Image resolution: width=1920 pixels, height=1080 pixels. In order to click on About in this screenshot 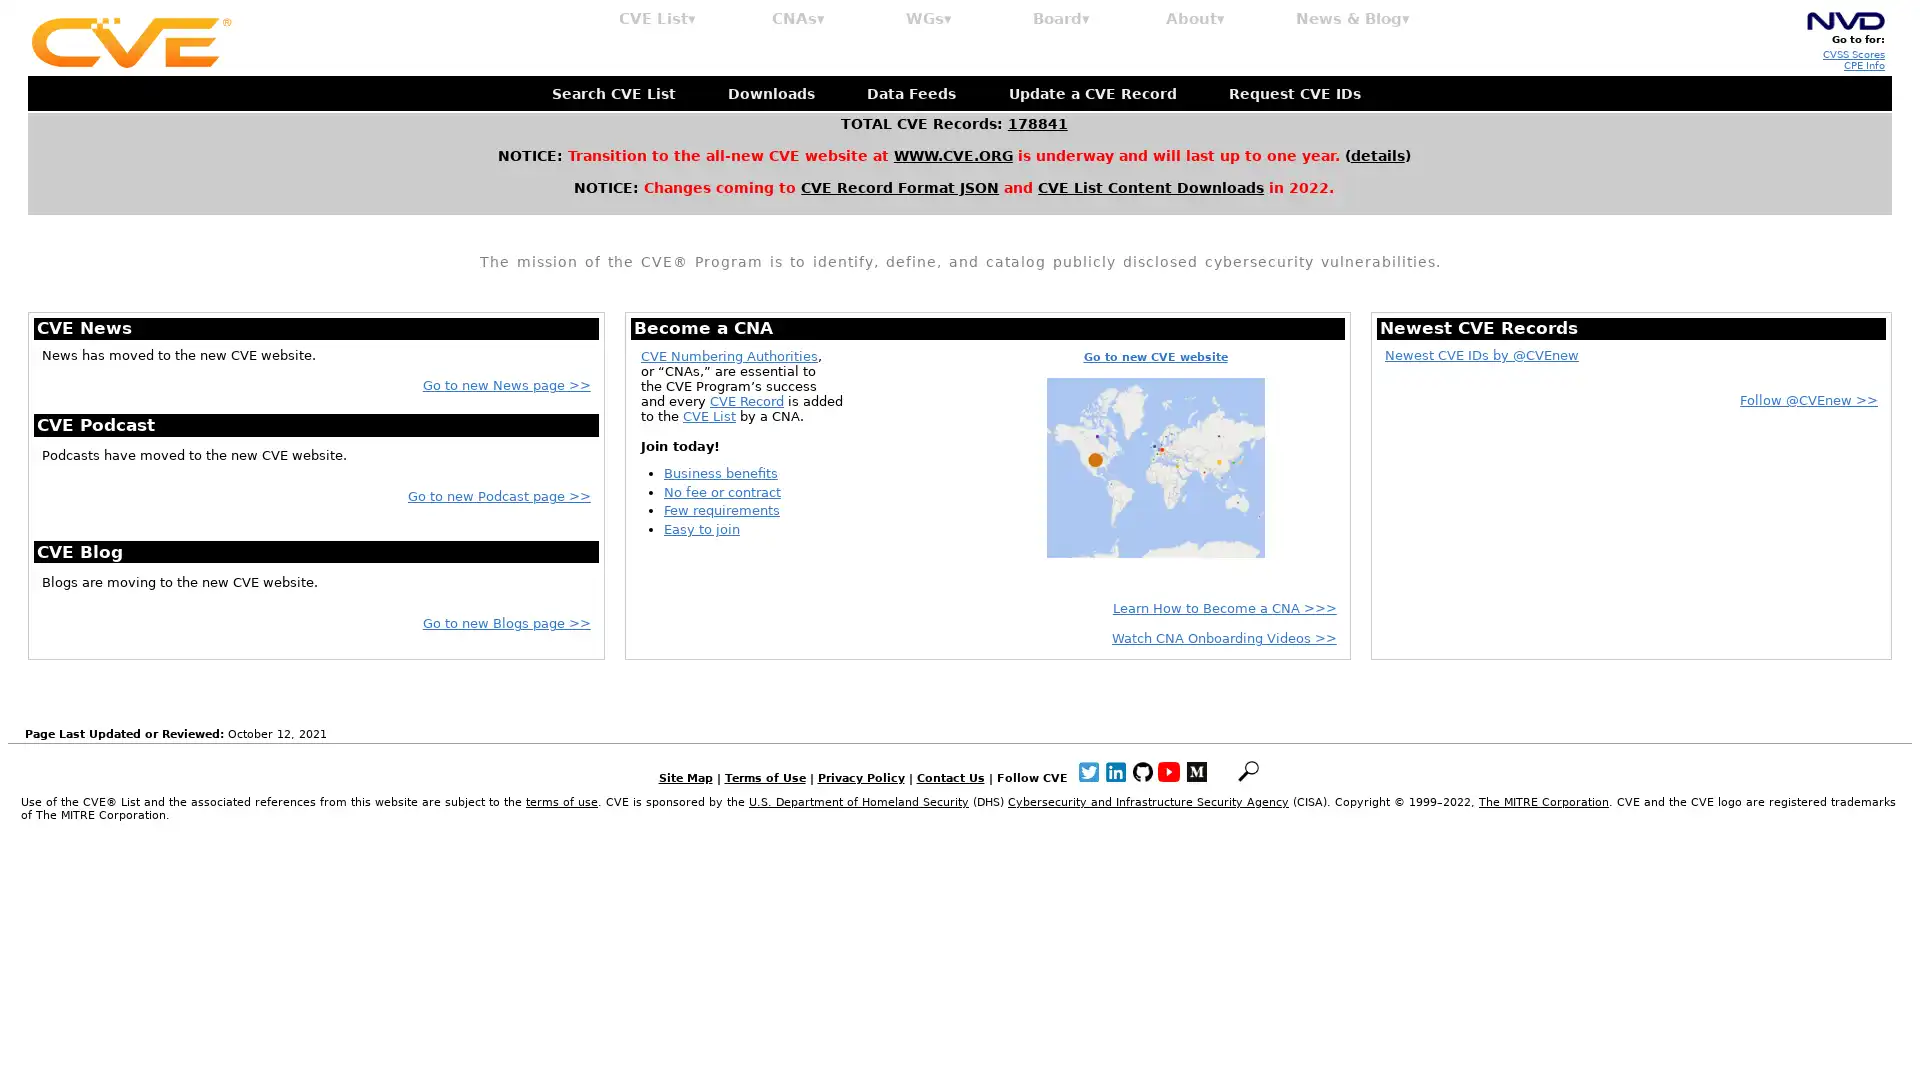, I will do `click(1195, 19)`.